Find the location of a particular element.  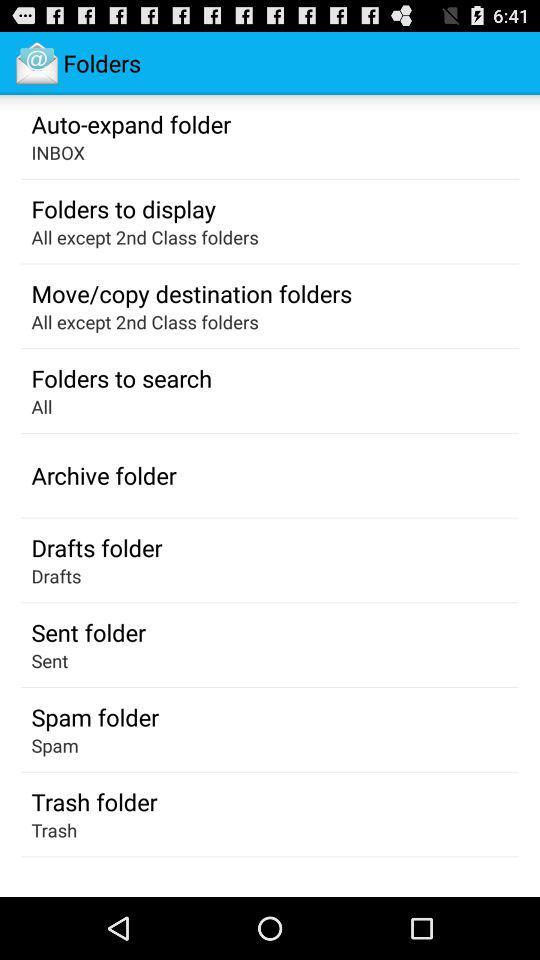

trash folder item is located at coordinates (93, 801).